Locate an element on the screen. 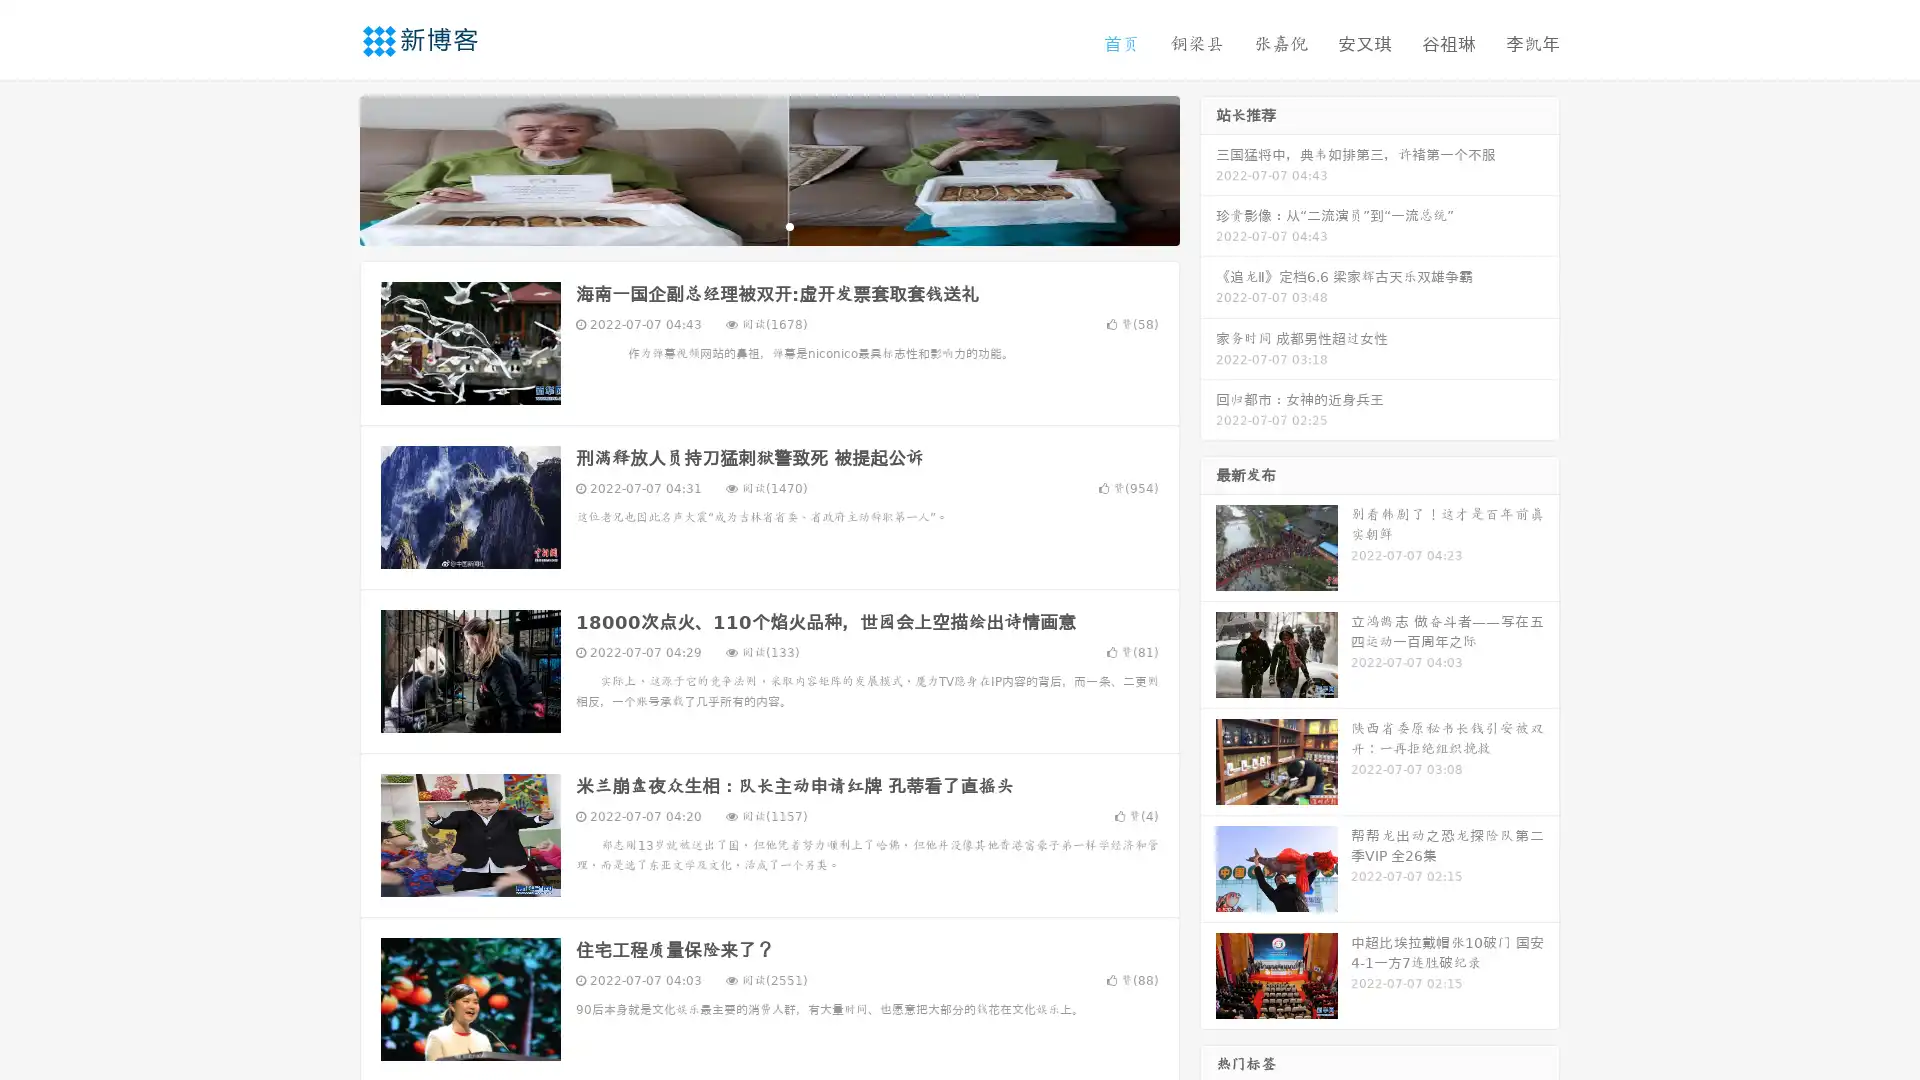 Image resolution: width=1920 pixels, height=1080 pixels. Next slide is located at coordinates (1208, 168).